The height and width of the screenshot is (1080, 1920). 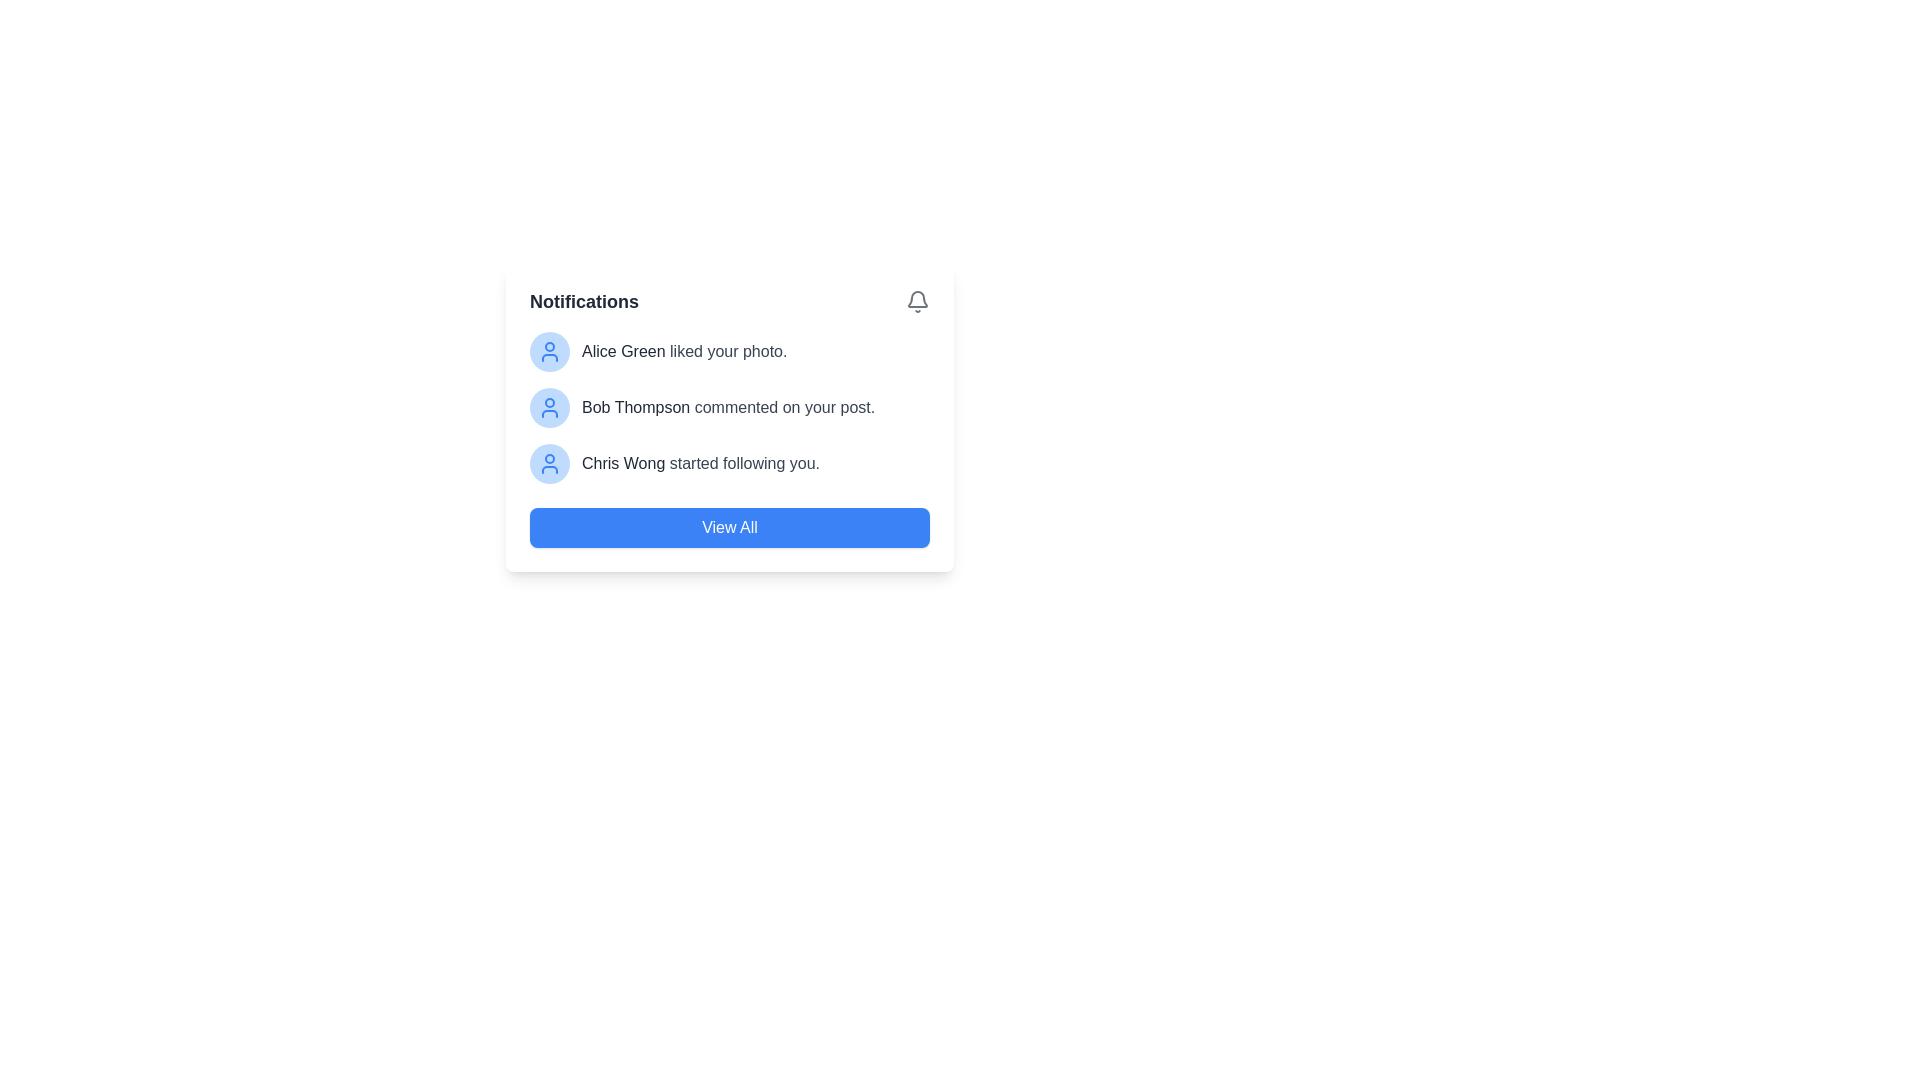 I want to click on the text label that informs the user 'Chris Wong started following you.' This label is located in the third row of the notification list, between 'Bob Thompson commented on your post.' and the 'View All' button, so click(x=700, y=463).